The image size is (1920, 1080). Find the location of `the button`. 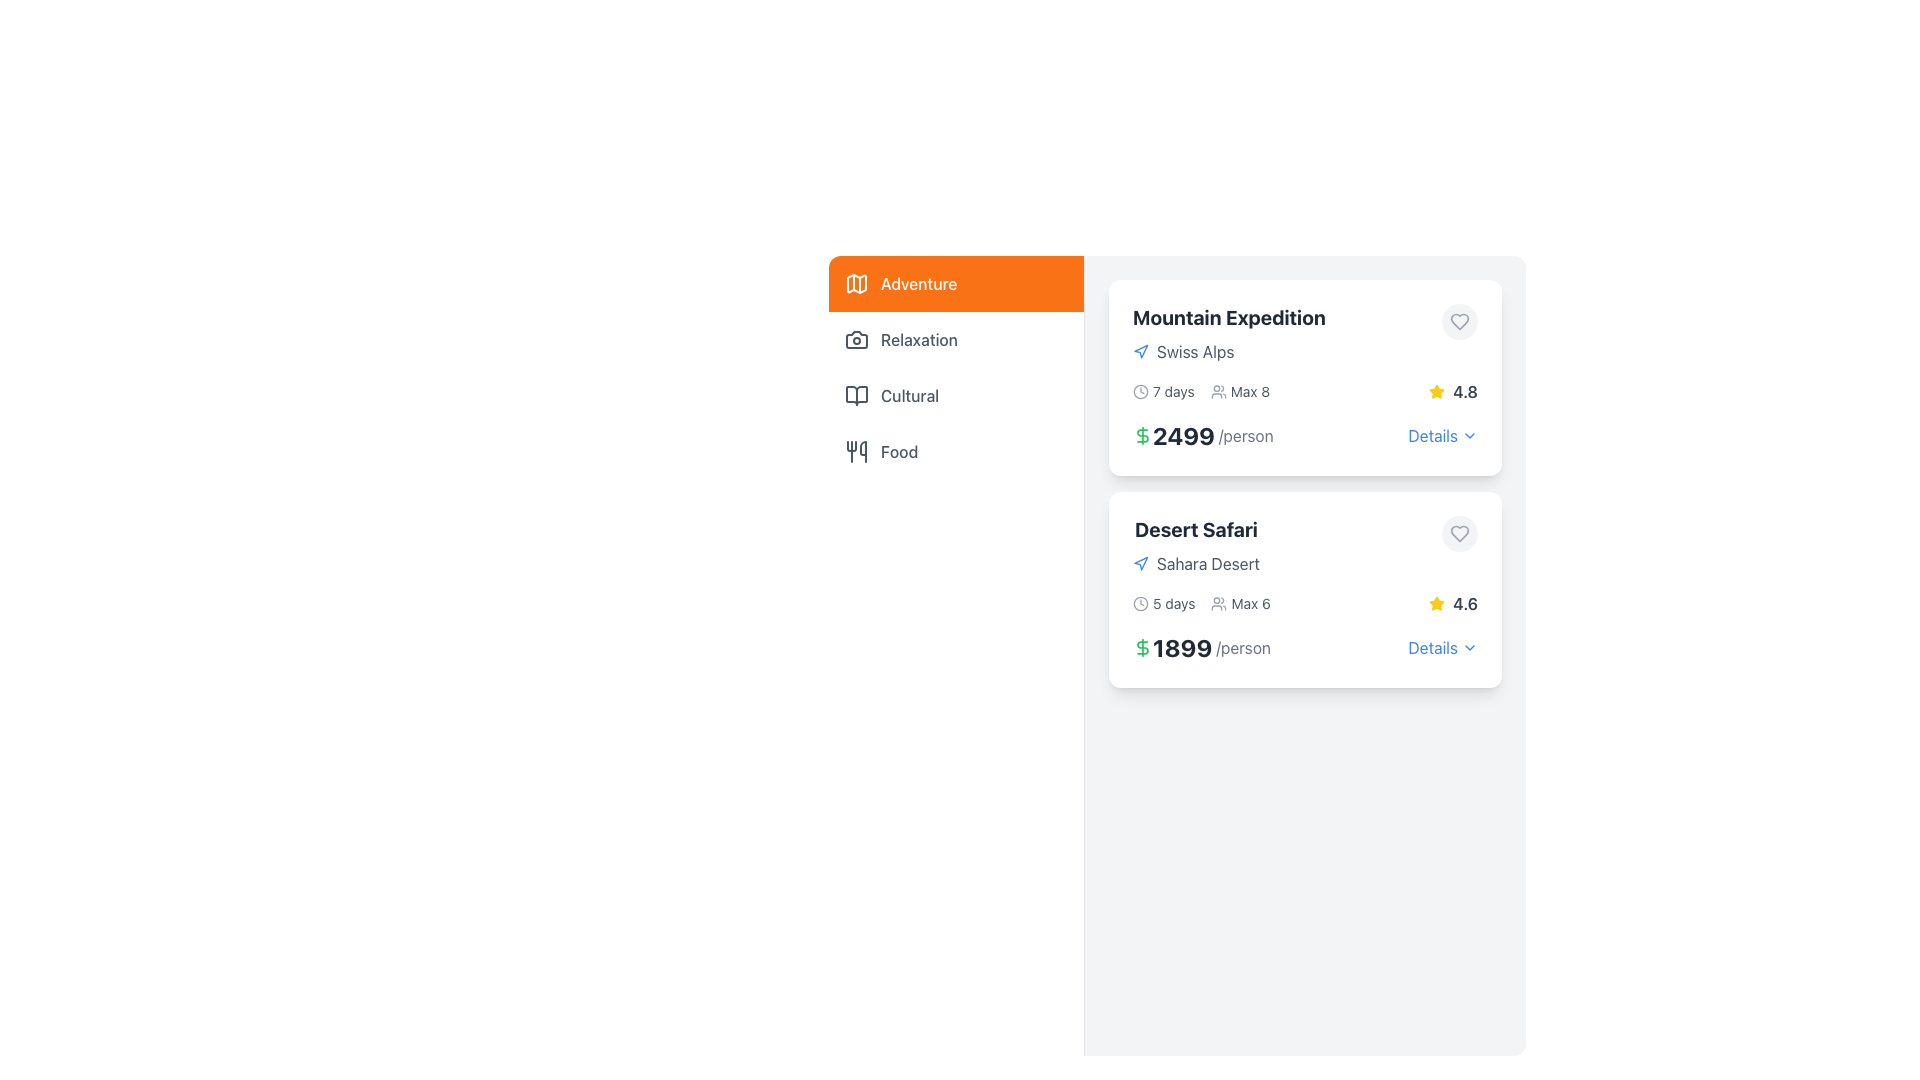

the button is located at coordinates (1459, 532).